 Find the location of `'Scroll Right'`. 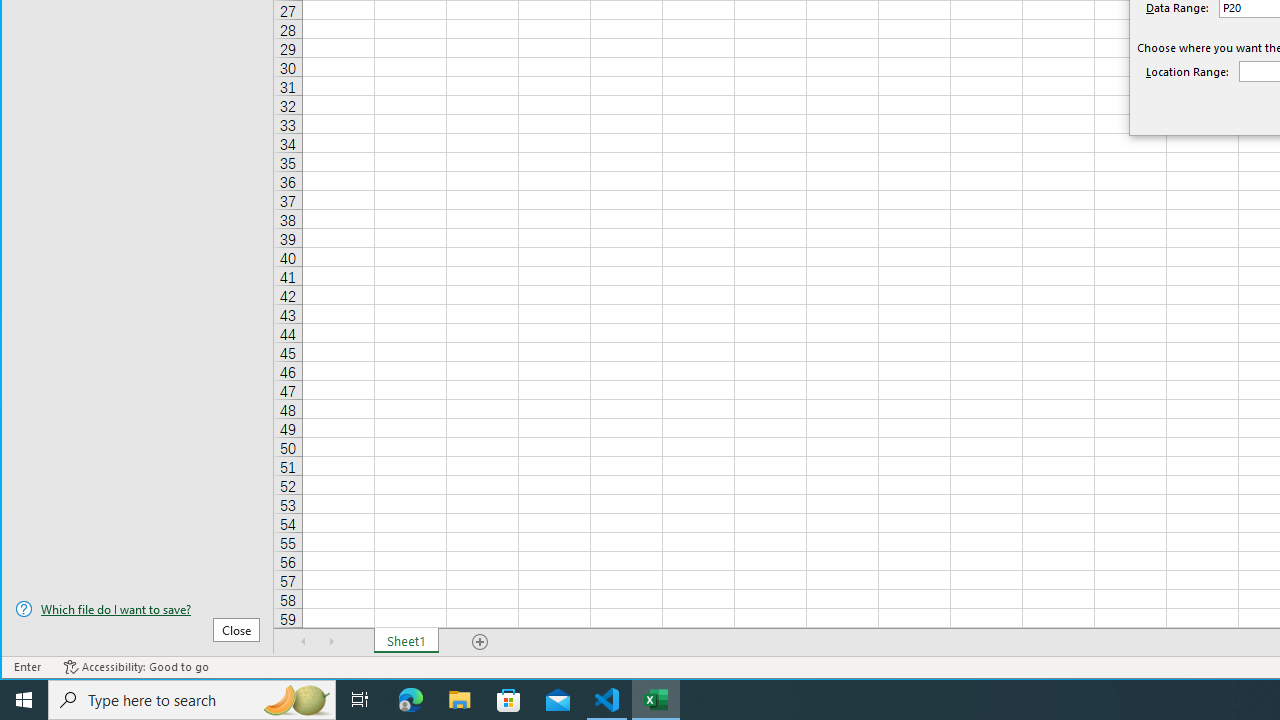

'Scroll Right' is located at coordinates (331, 641).